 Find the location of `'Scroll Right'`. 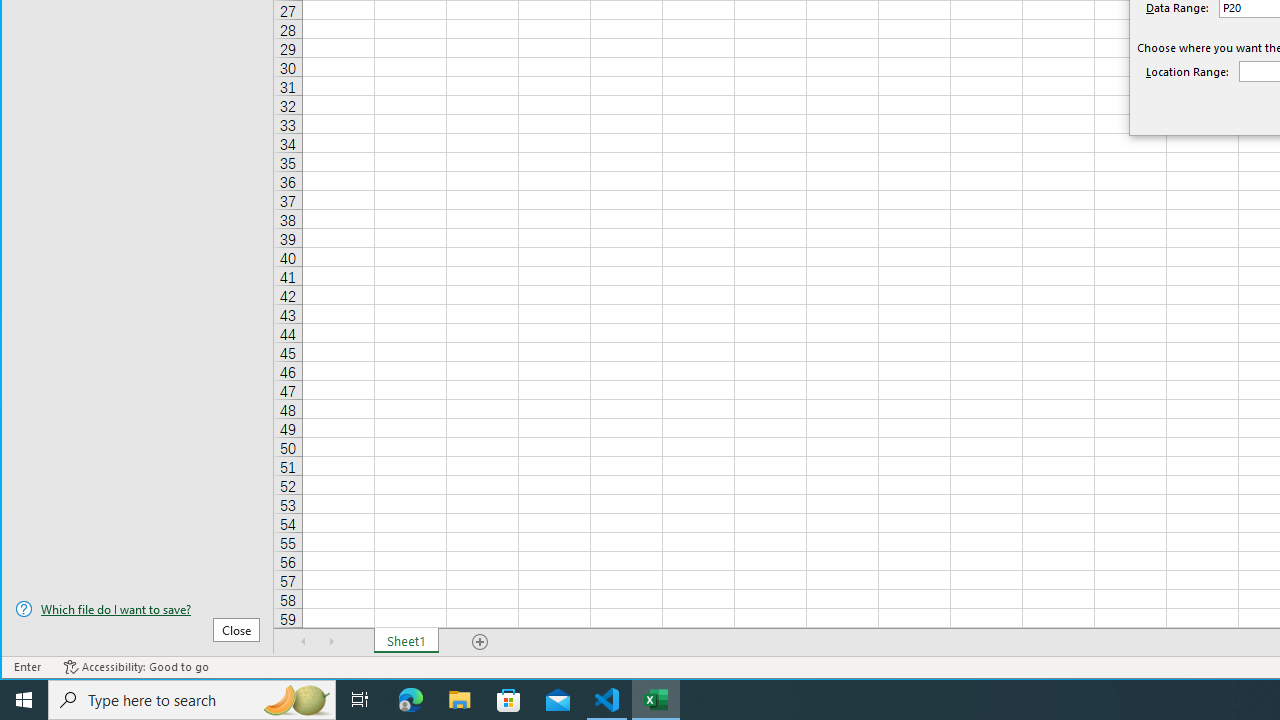

'Scroll Right' is located at coordinates (331, 641).